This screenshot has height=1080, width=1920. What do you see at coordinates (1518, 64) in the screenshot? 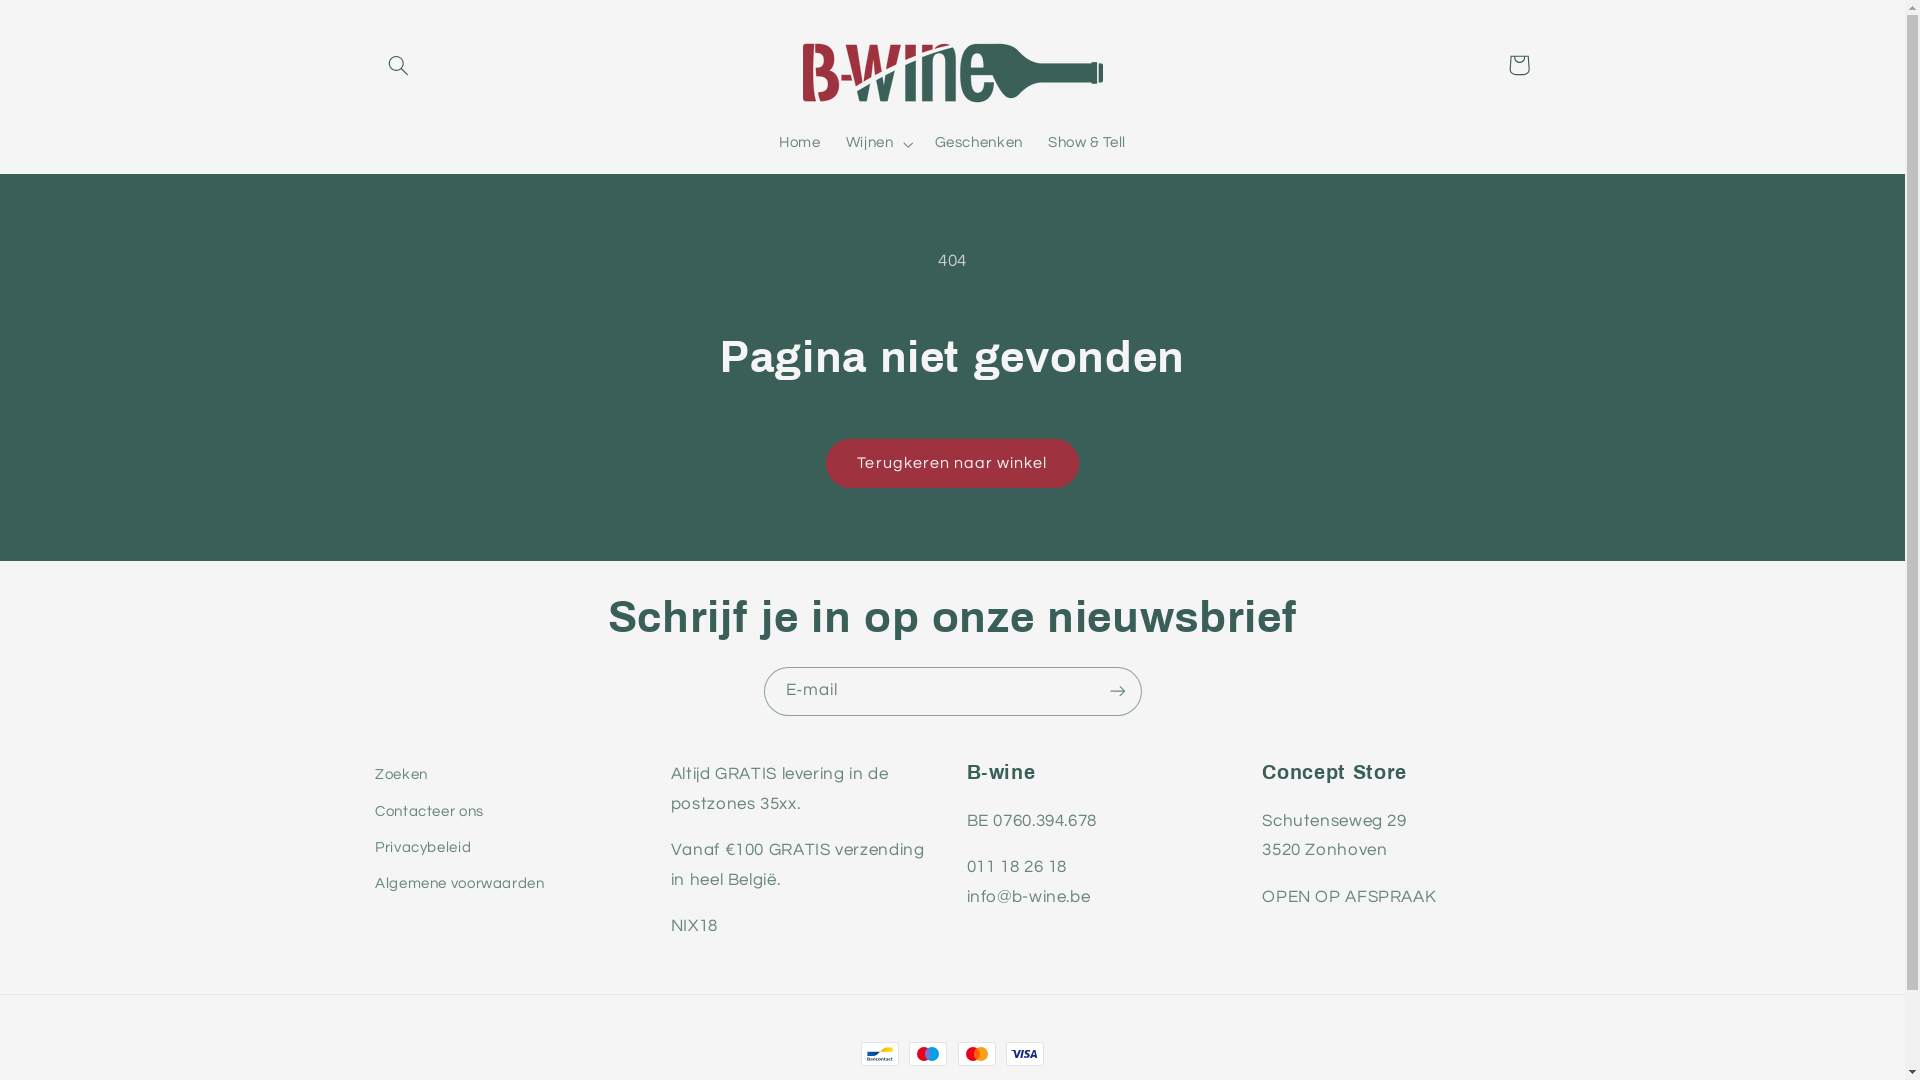
I see `'Winkelwagen'` at bounding box center [1518, 64].